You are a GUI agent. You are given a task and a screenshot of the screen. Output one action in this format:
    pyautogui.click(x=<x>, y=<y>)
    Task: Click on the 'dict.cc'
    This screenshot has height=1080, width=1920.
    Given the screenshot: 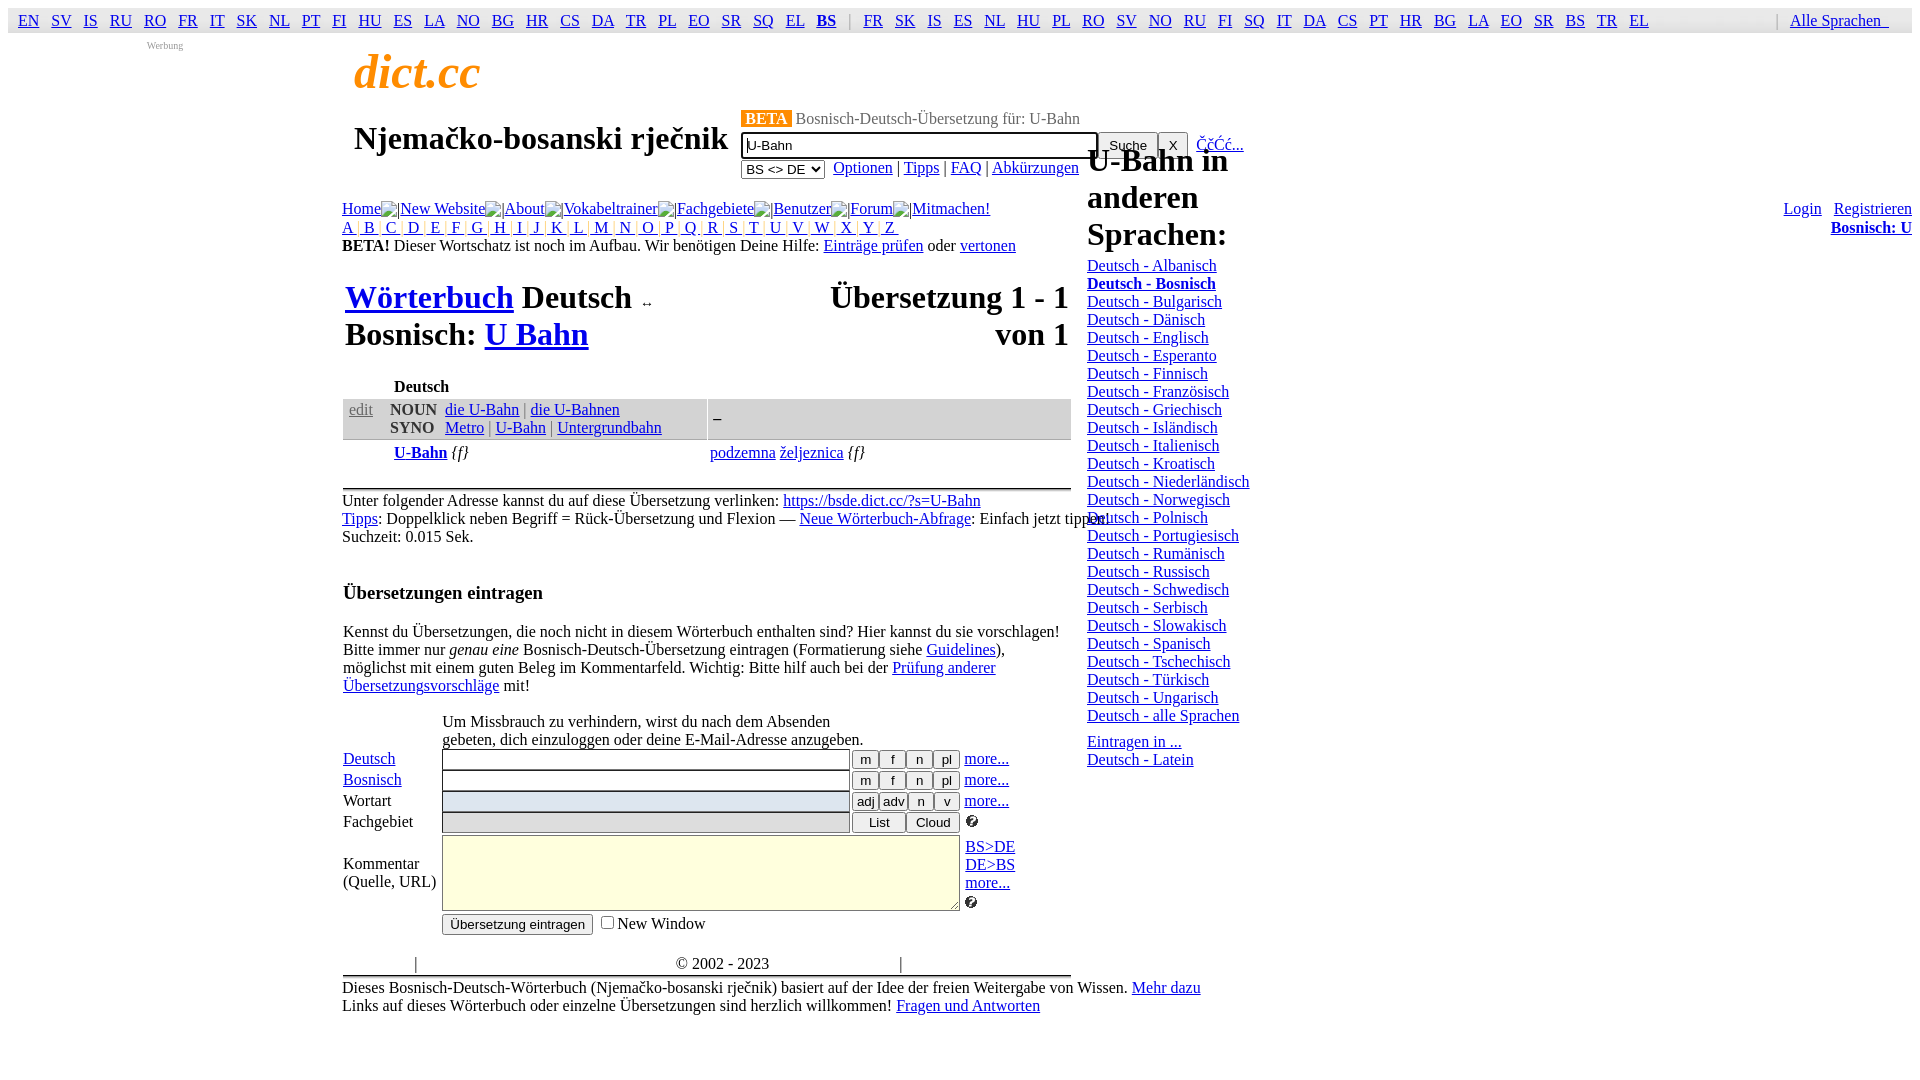 What is the action you would take?
    pyautogui.click(x=416, y=70)
    